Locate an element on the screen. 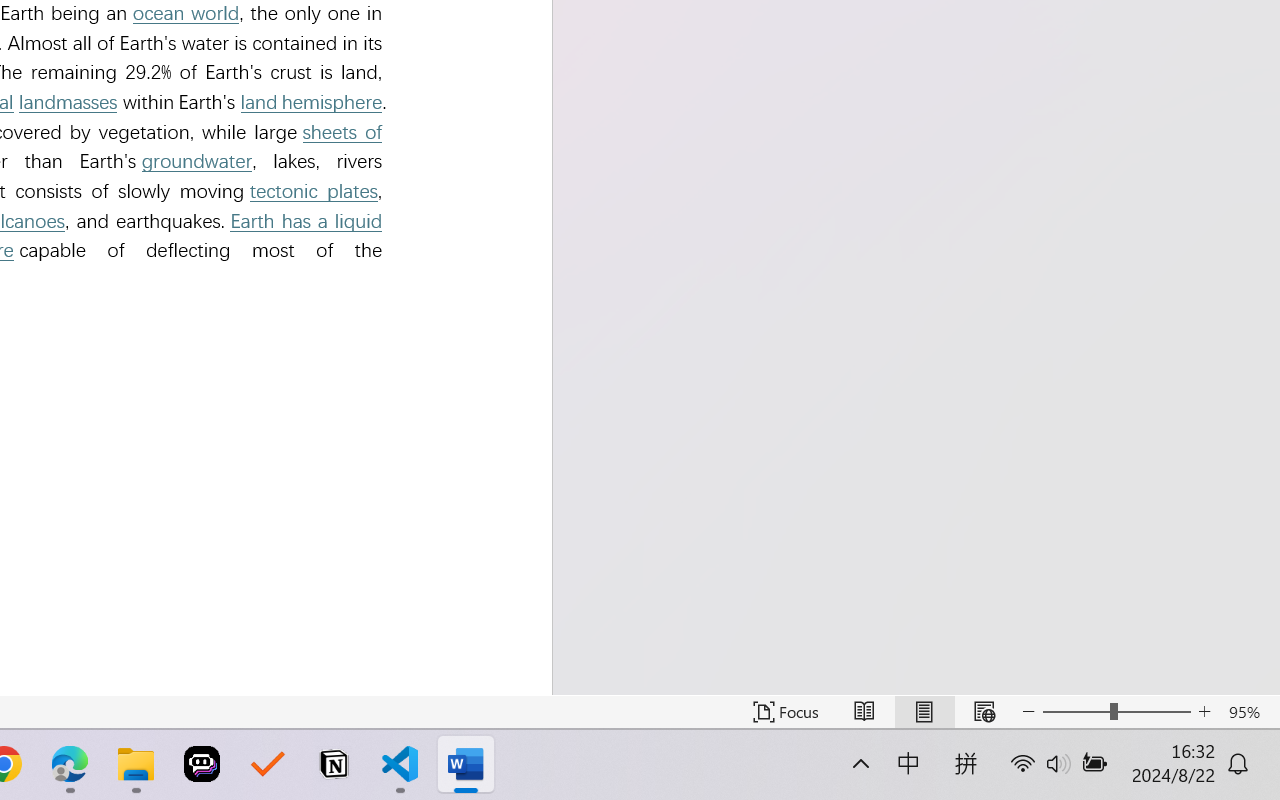 This screenshot has width=1280, height=800. 'groundwater' is located at coordinates (197, 161).